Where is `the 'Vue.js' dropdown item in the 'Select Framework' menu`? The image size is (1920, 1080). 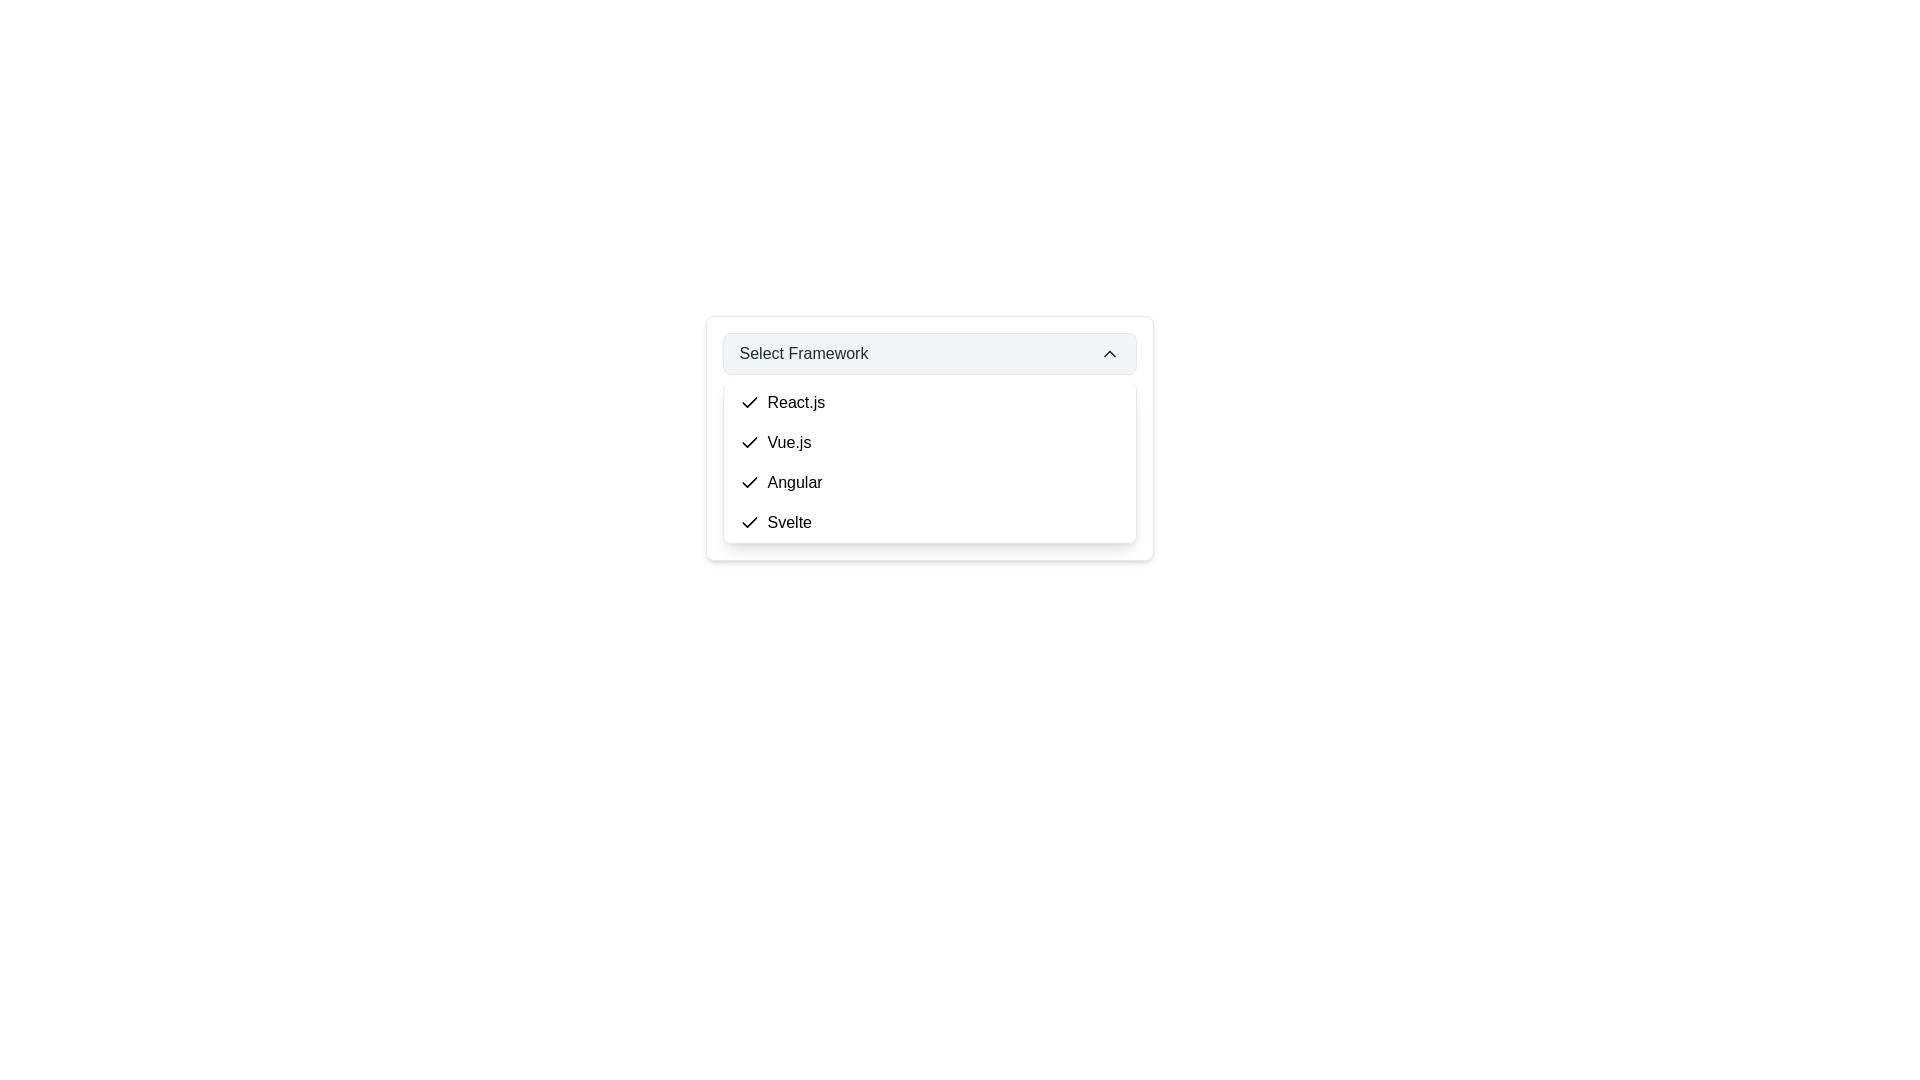
the 'Vue.js' dropdown item in the 'Select Framework' menu is located at coordinates (928, 442).